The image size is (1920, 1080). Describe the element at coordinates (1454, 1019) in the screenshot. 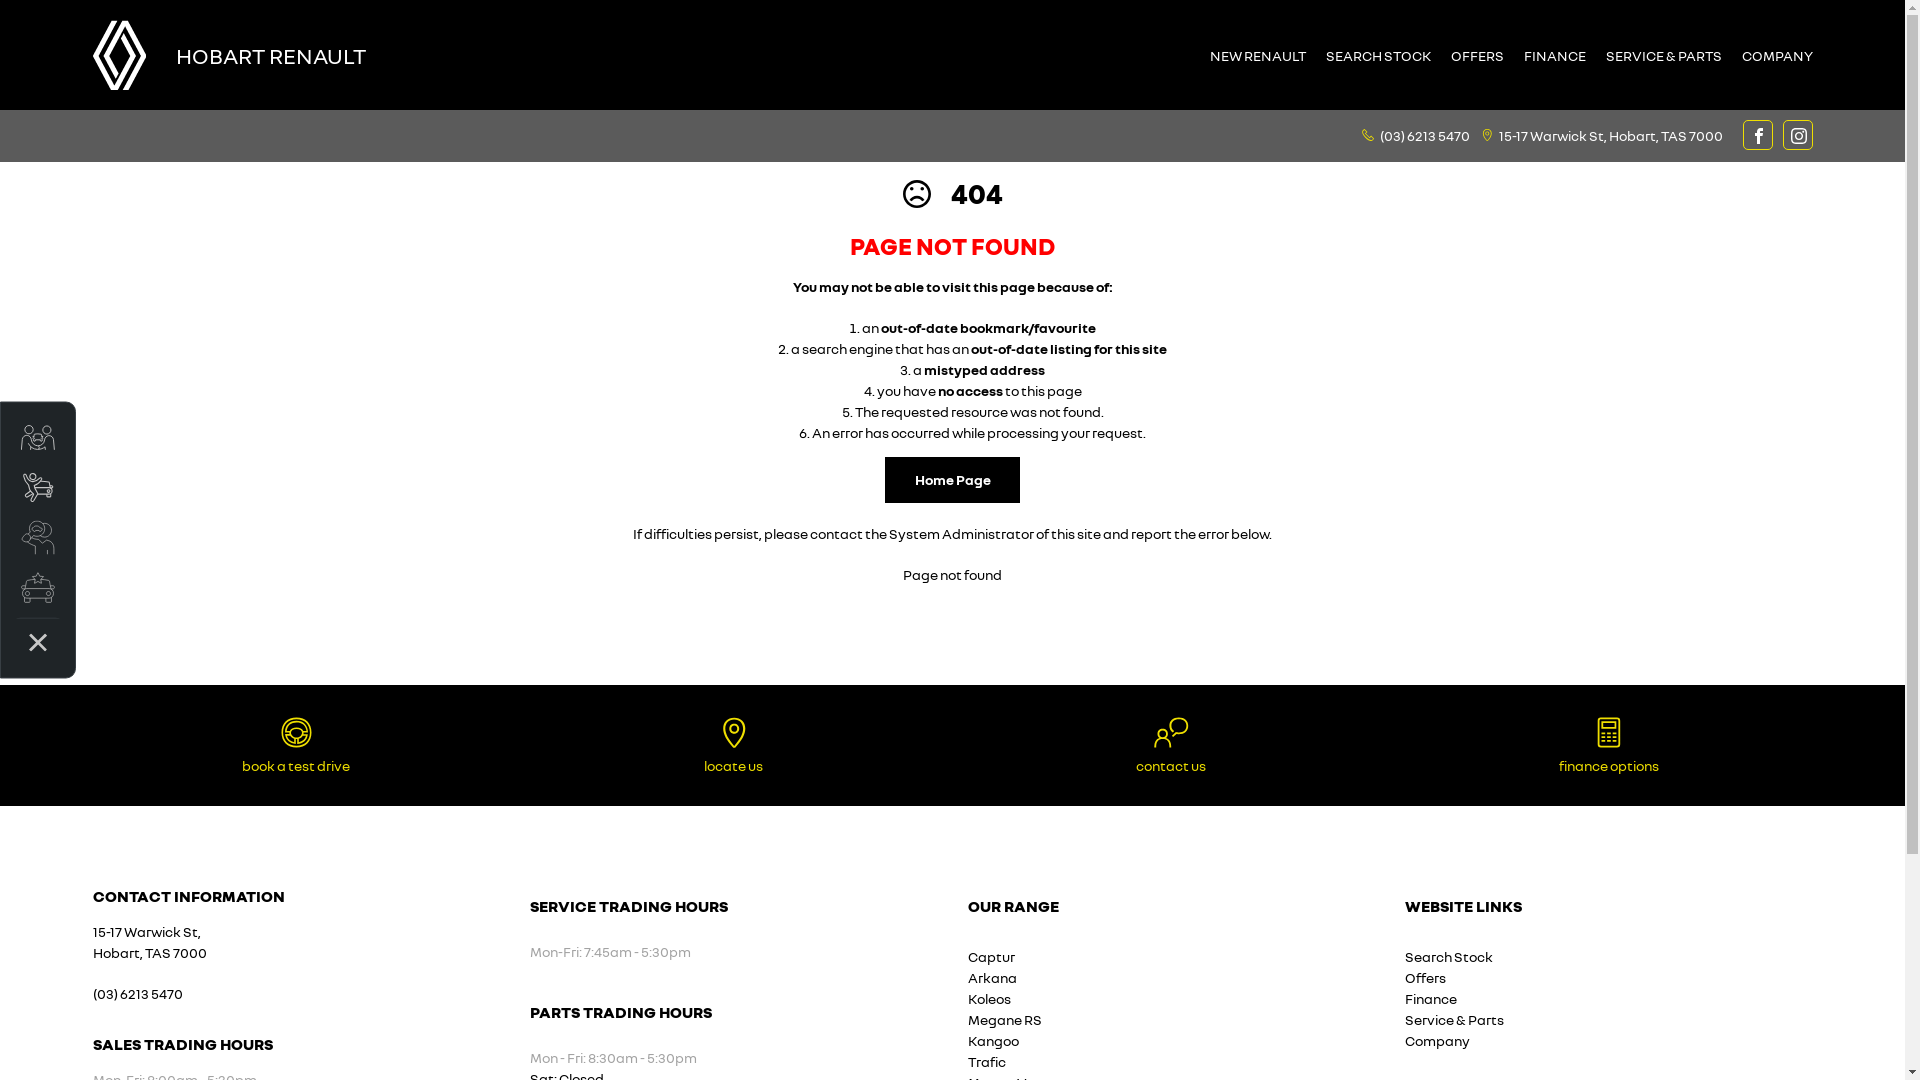

I see `'Service & Parts'` at that location.